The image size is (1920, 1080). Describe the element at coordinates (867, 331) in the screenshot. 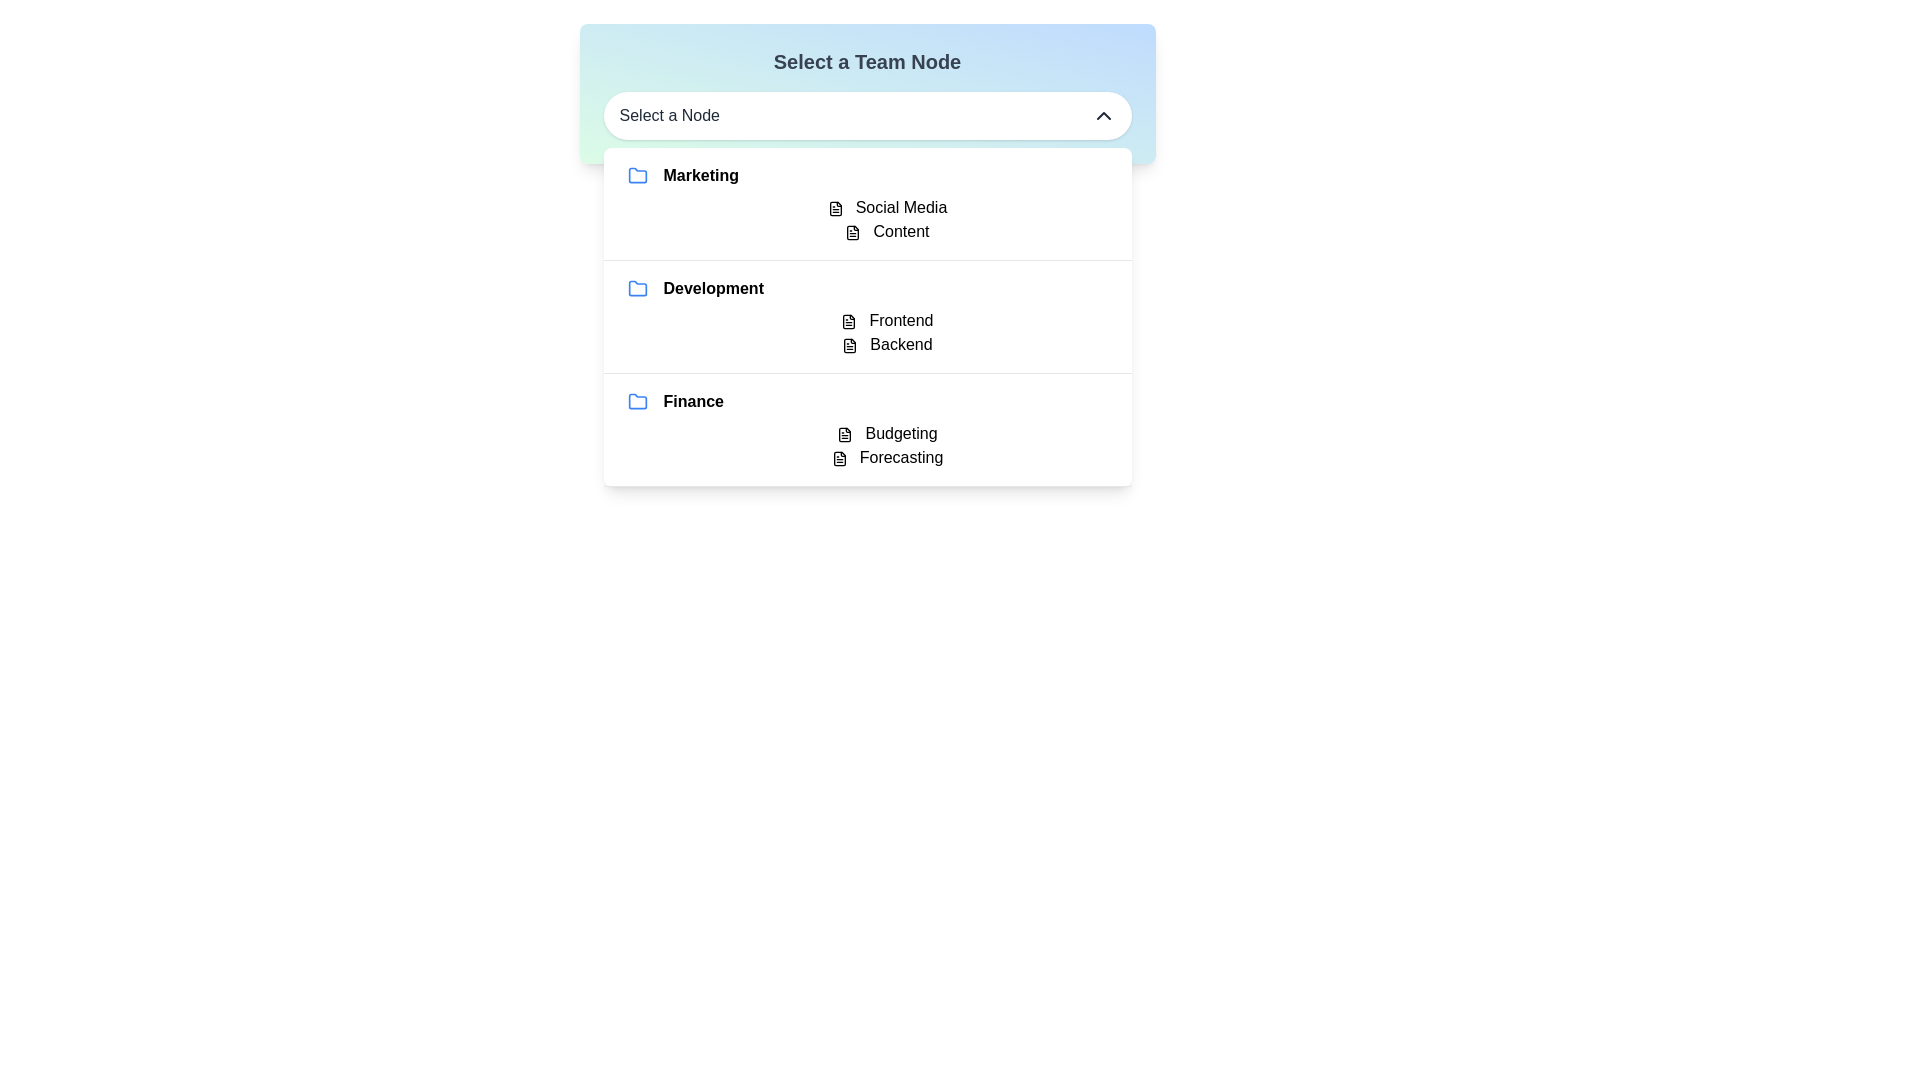

I see `the Text Label located in the 'Development' section, which provides information about a node in the interface, situated between 'Marketing' and 'Finance'` at that location.